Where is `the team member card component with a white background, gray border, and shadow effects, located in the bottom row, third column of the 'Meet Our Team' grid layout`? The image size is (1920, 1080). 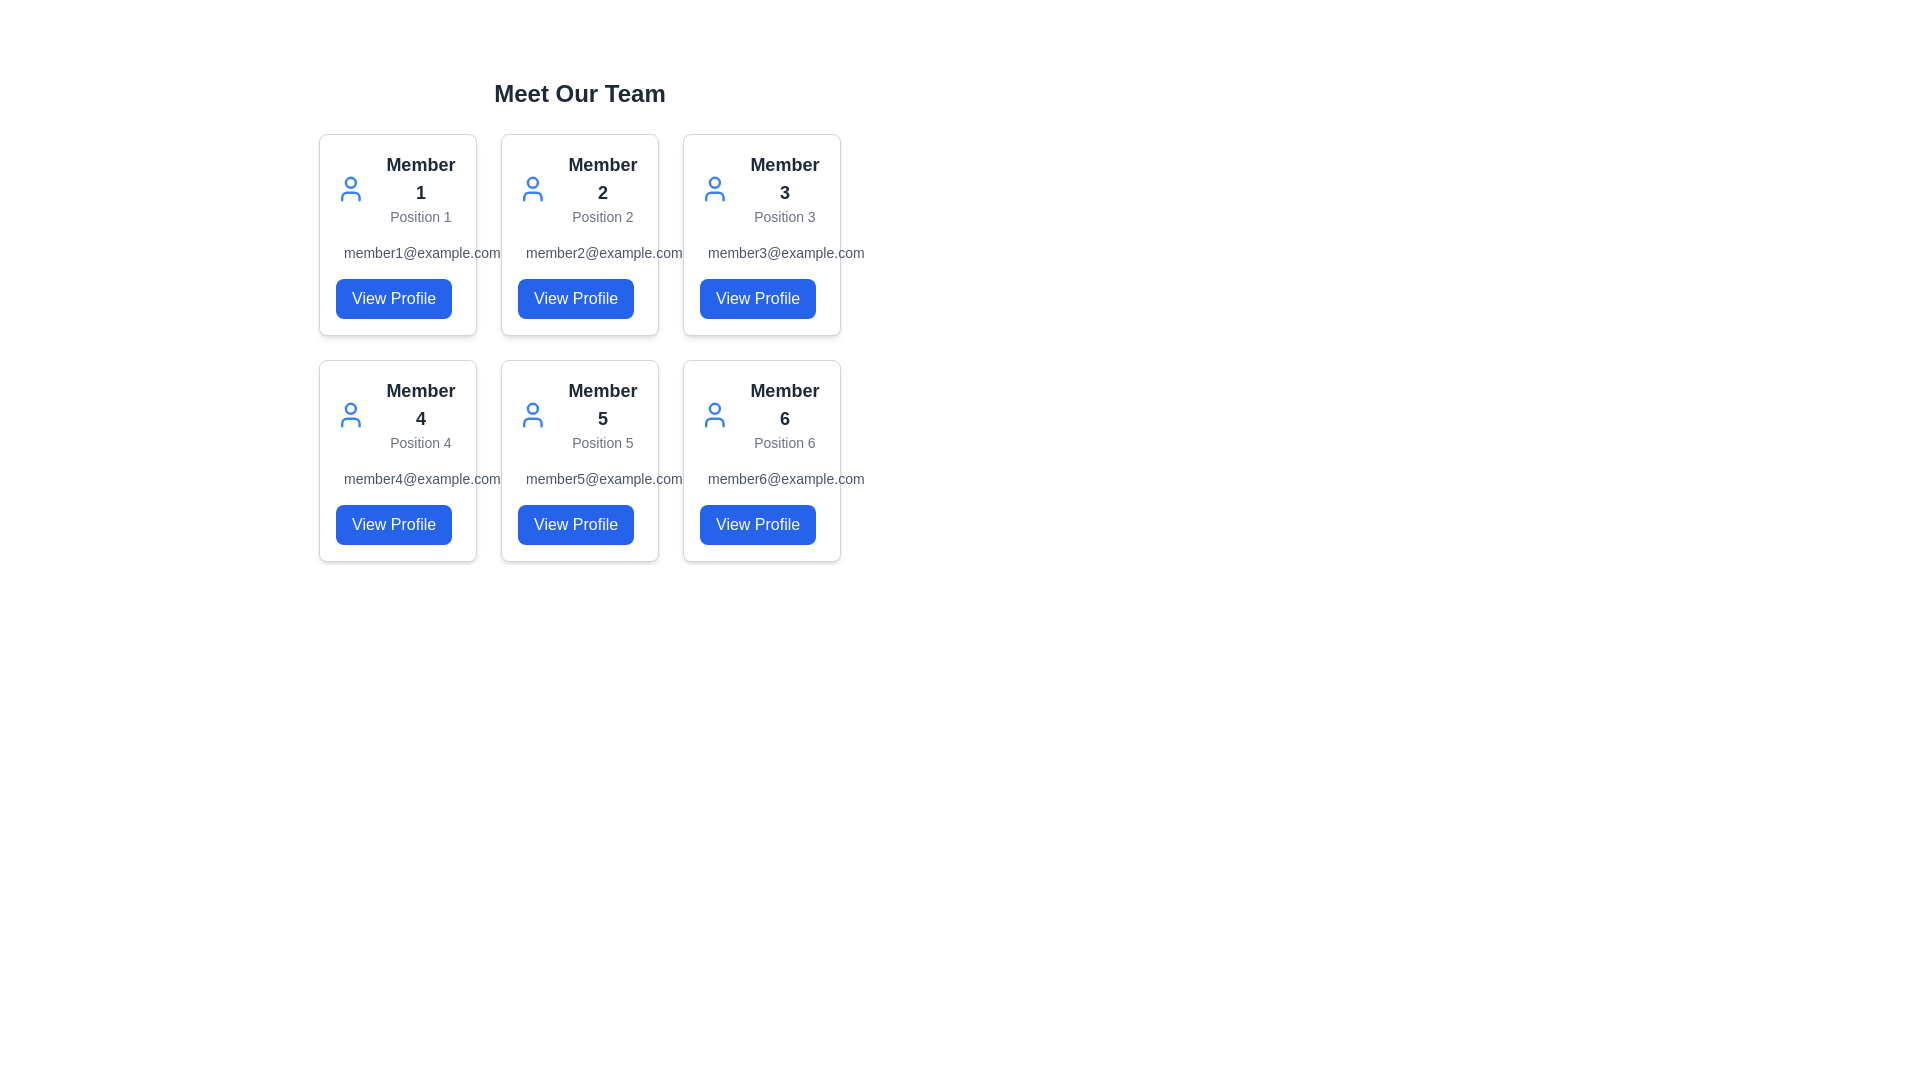
the team member card component with a white background, gray border, and shadow effects, located in the bottom row, third column of the 'Meet Our Team' grid layout is located at coordinates (761, 461).